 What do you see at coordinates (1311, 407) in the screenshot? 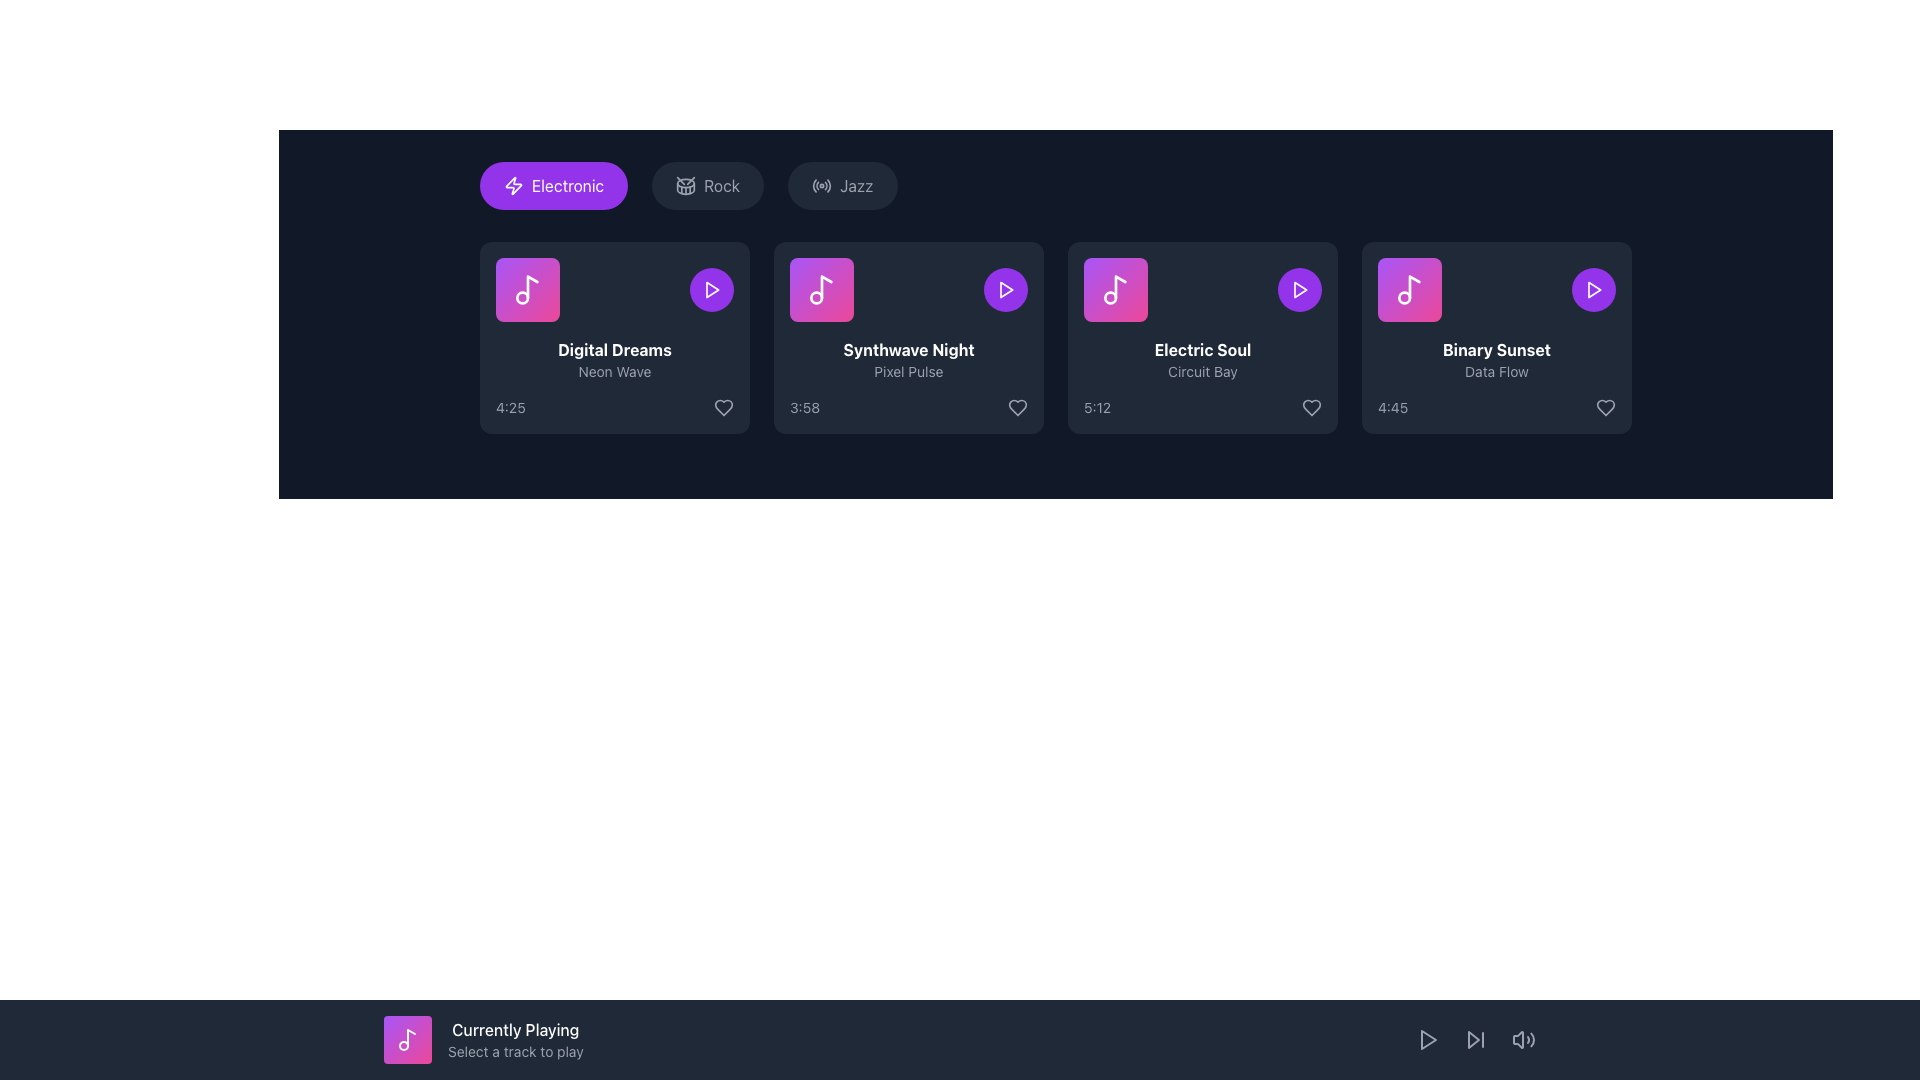
I see `the heart-shaped button with a gray outline located at the bottom-right corner of the 'Electric Soul' card to mark the song as a favorite` at bounding box center [1311, 407].